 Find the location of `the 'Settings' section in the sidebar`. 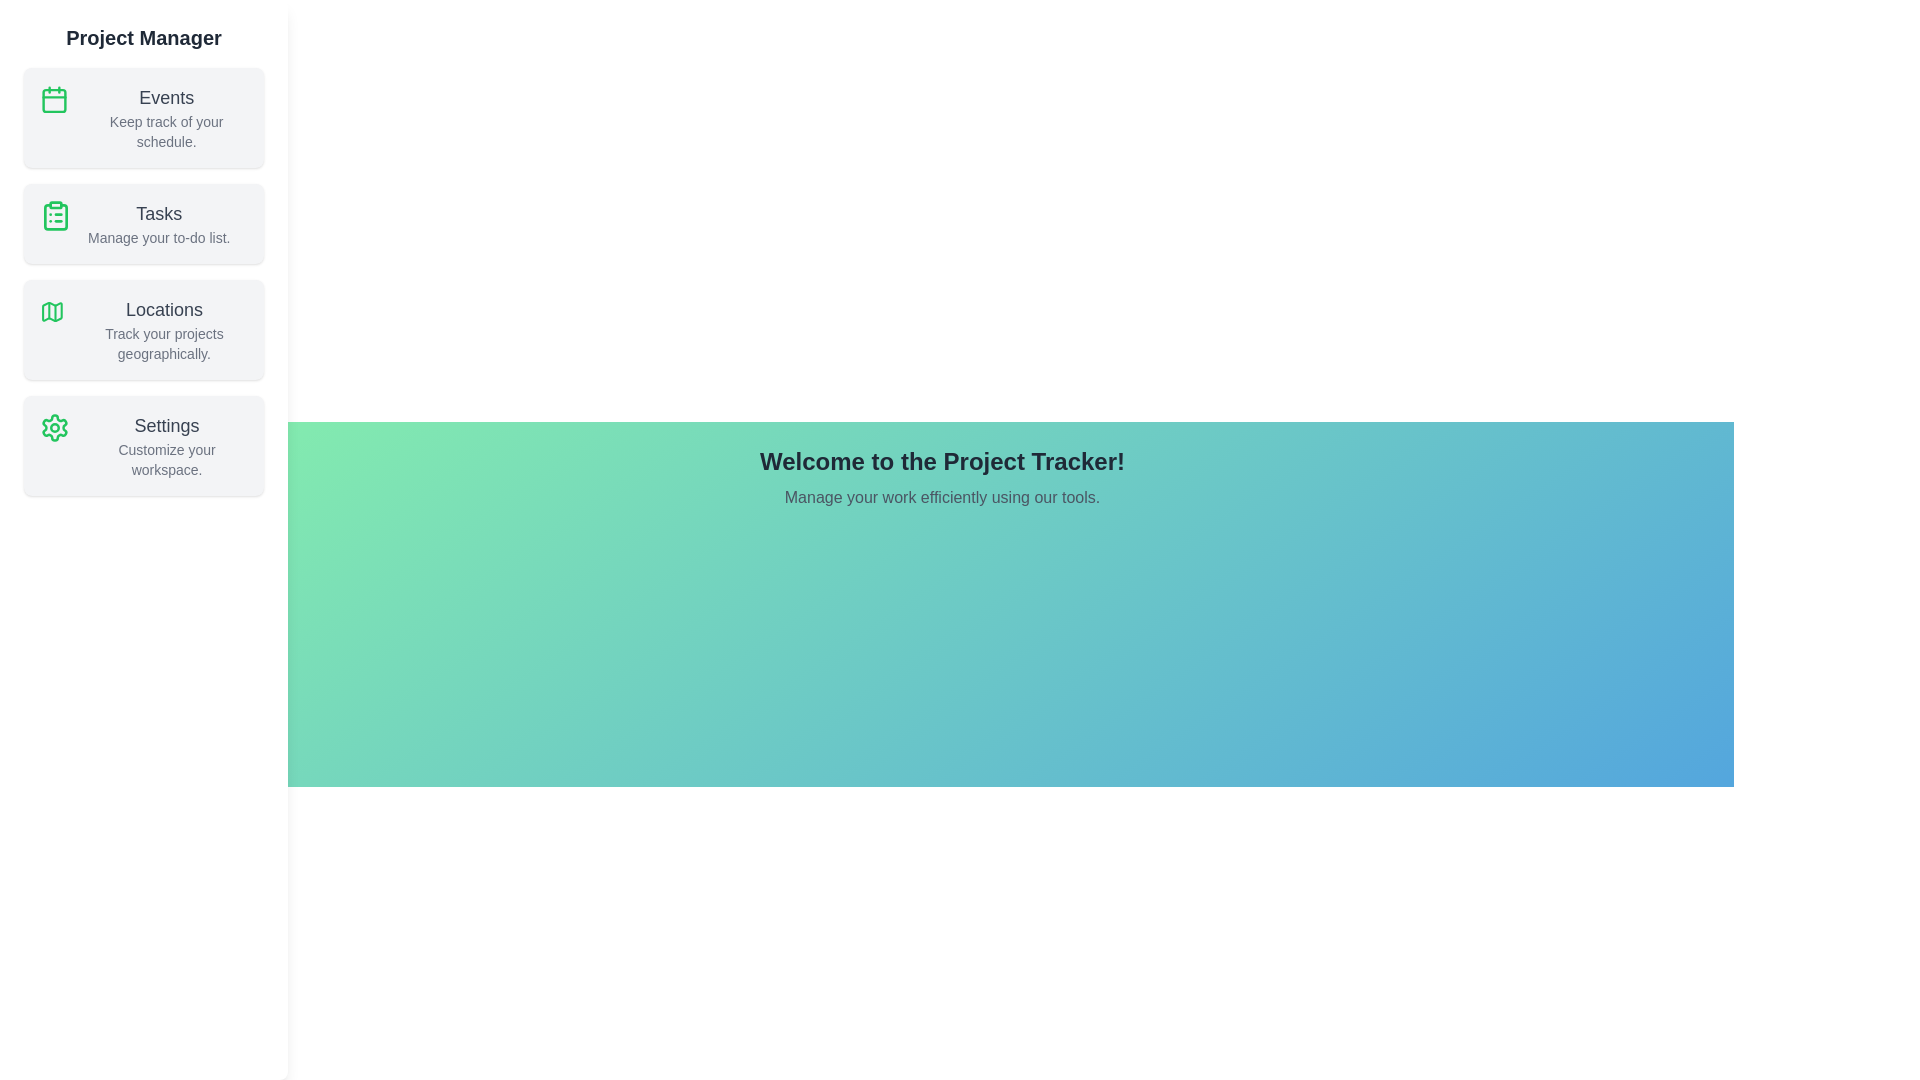

the 'Settings' section in the sidebar is located at coordinates (143, 445).